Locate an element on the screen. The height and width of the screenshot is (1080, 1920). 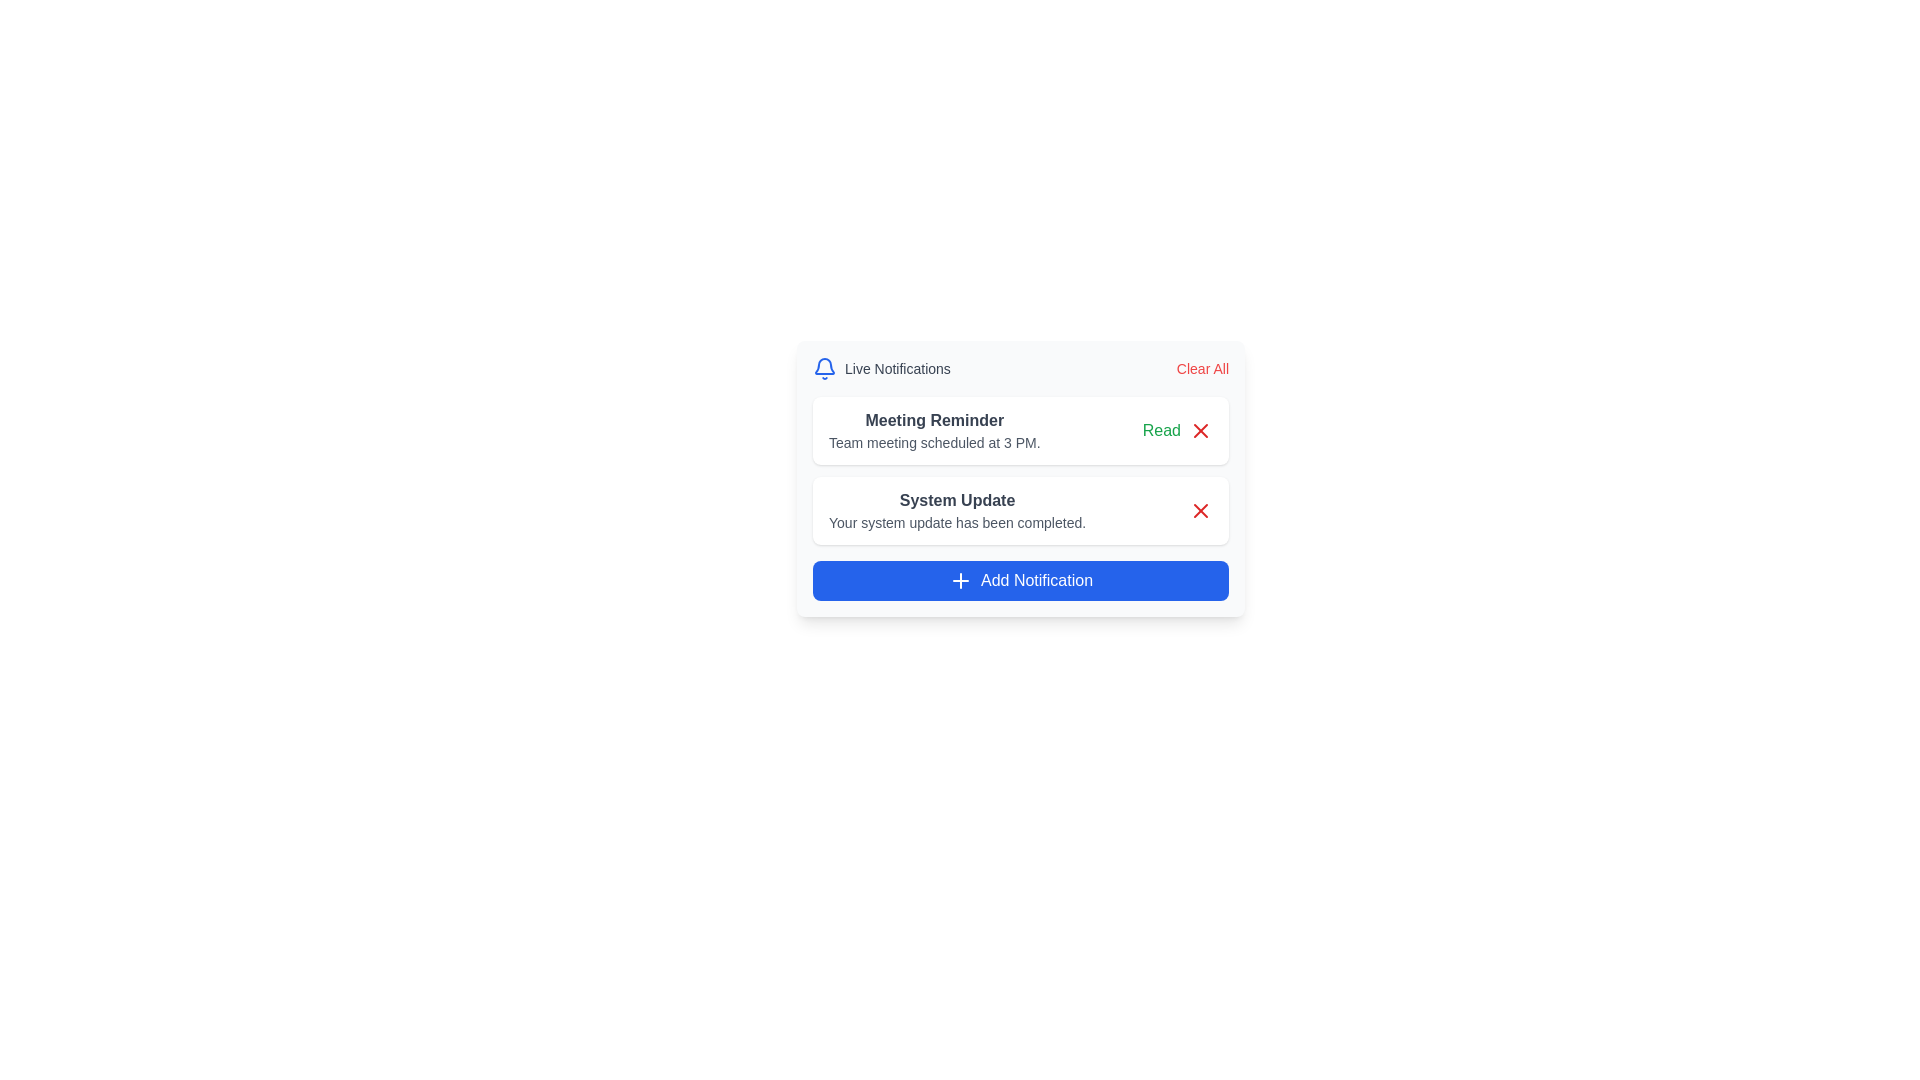
the 'Meeting Reminder' text label, which is a bold gray font situated at the top center of the notification card is located at coordinates (933, 419).